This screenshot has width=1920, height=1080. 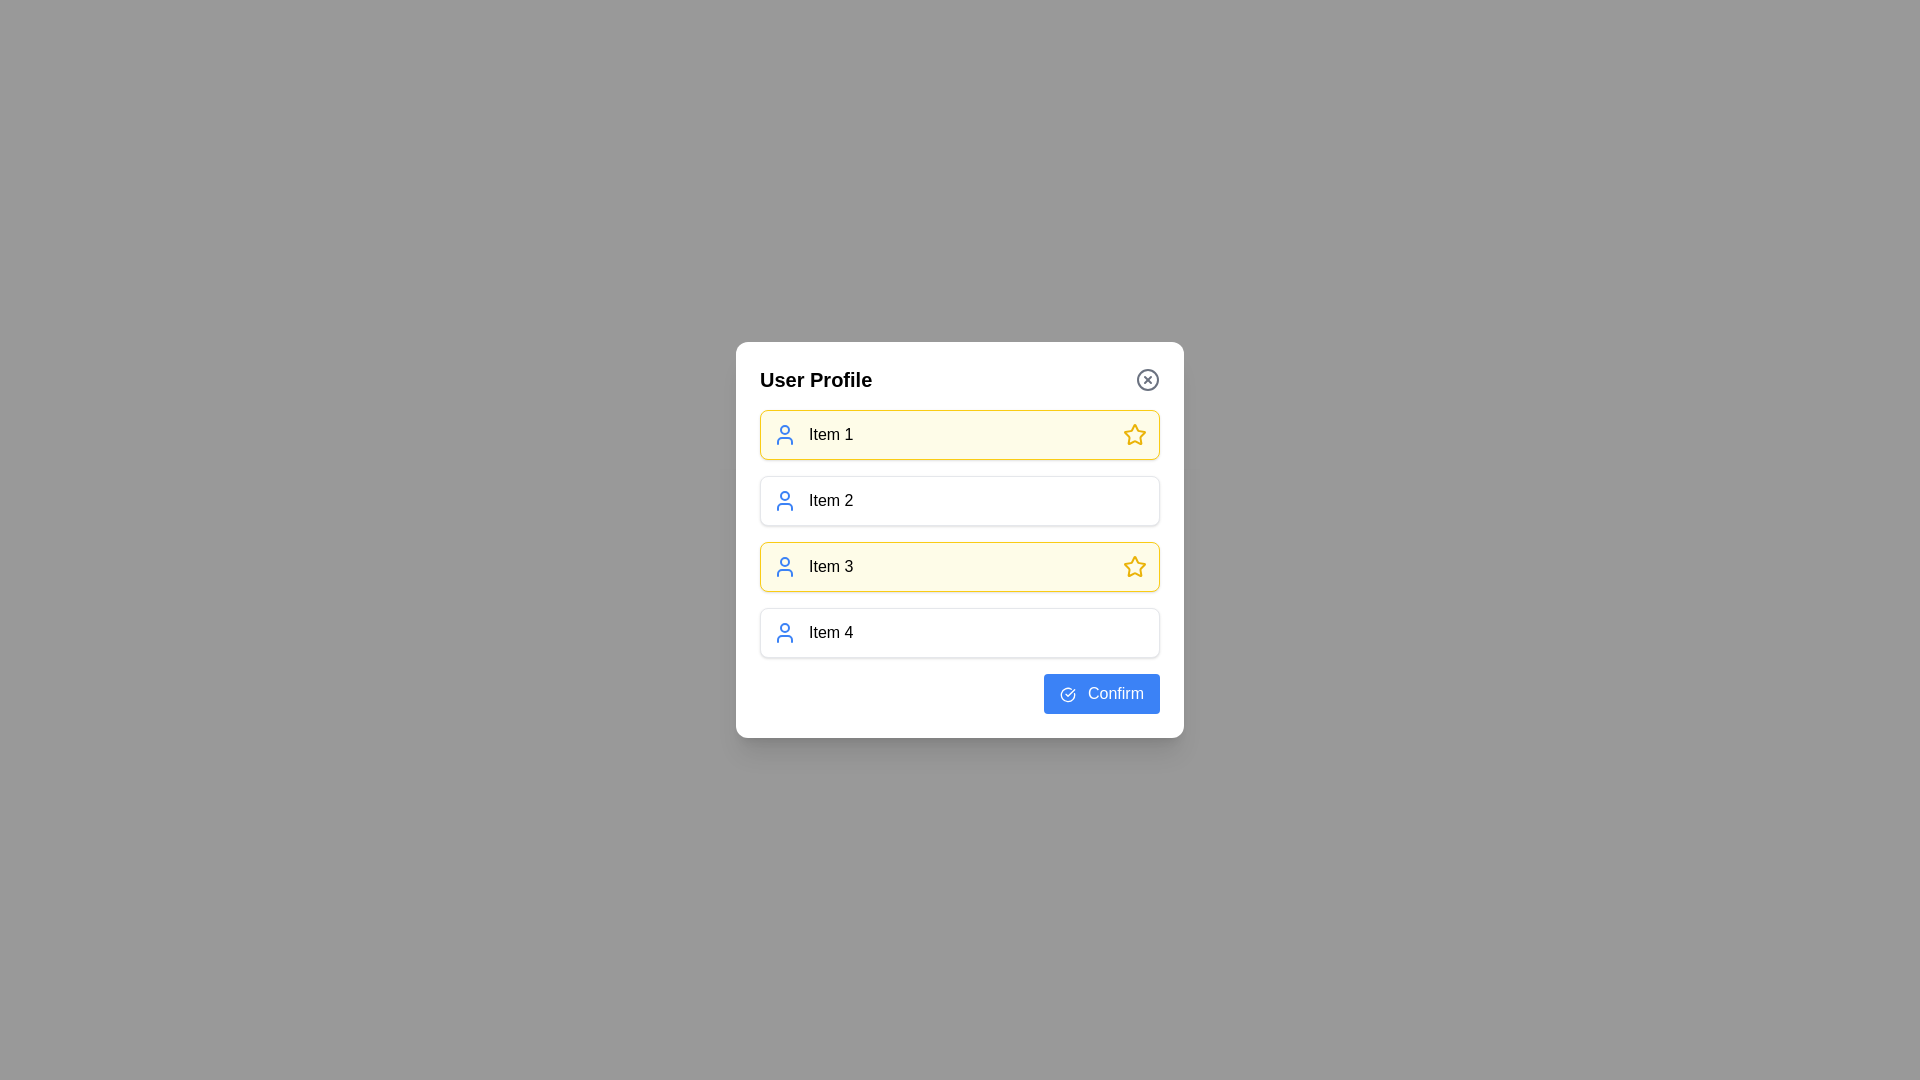 What do you see at coordinates (784, 500) in the screenshot?
I see `the user profile icon associated with the 'Item 2' section by moving the cursor to its center` at bounding box center [784, 500].